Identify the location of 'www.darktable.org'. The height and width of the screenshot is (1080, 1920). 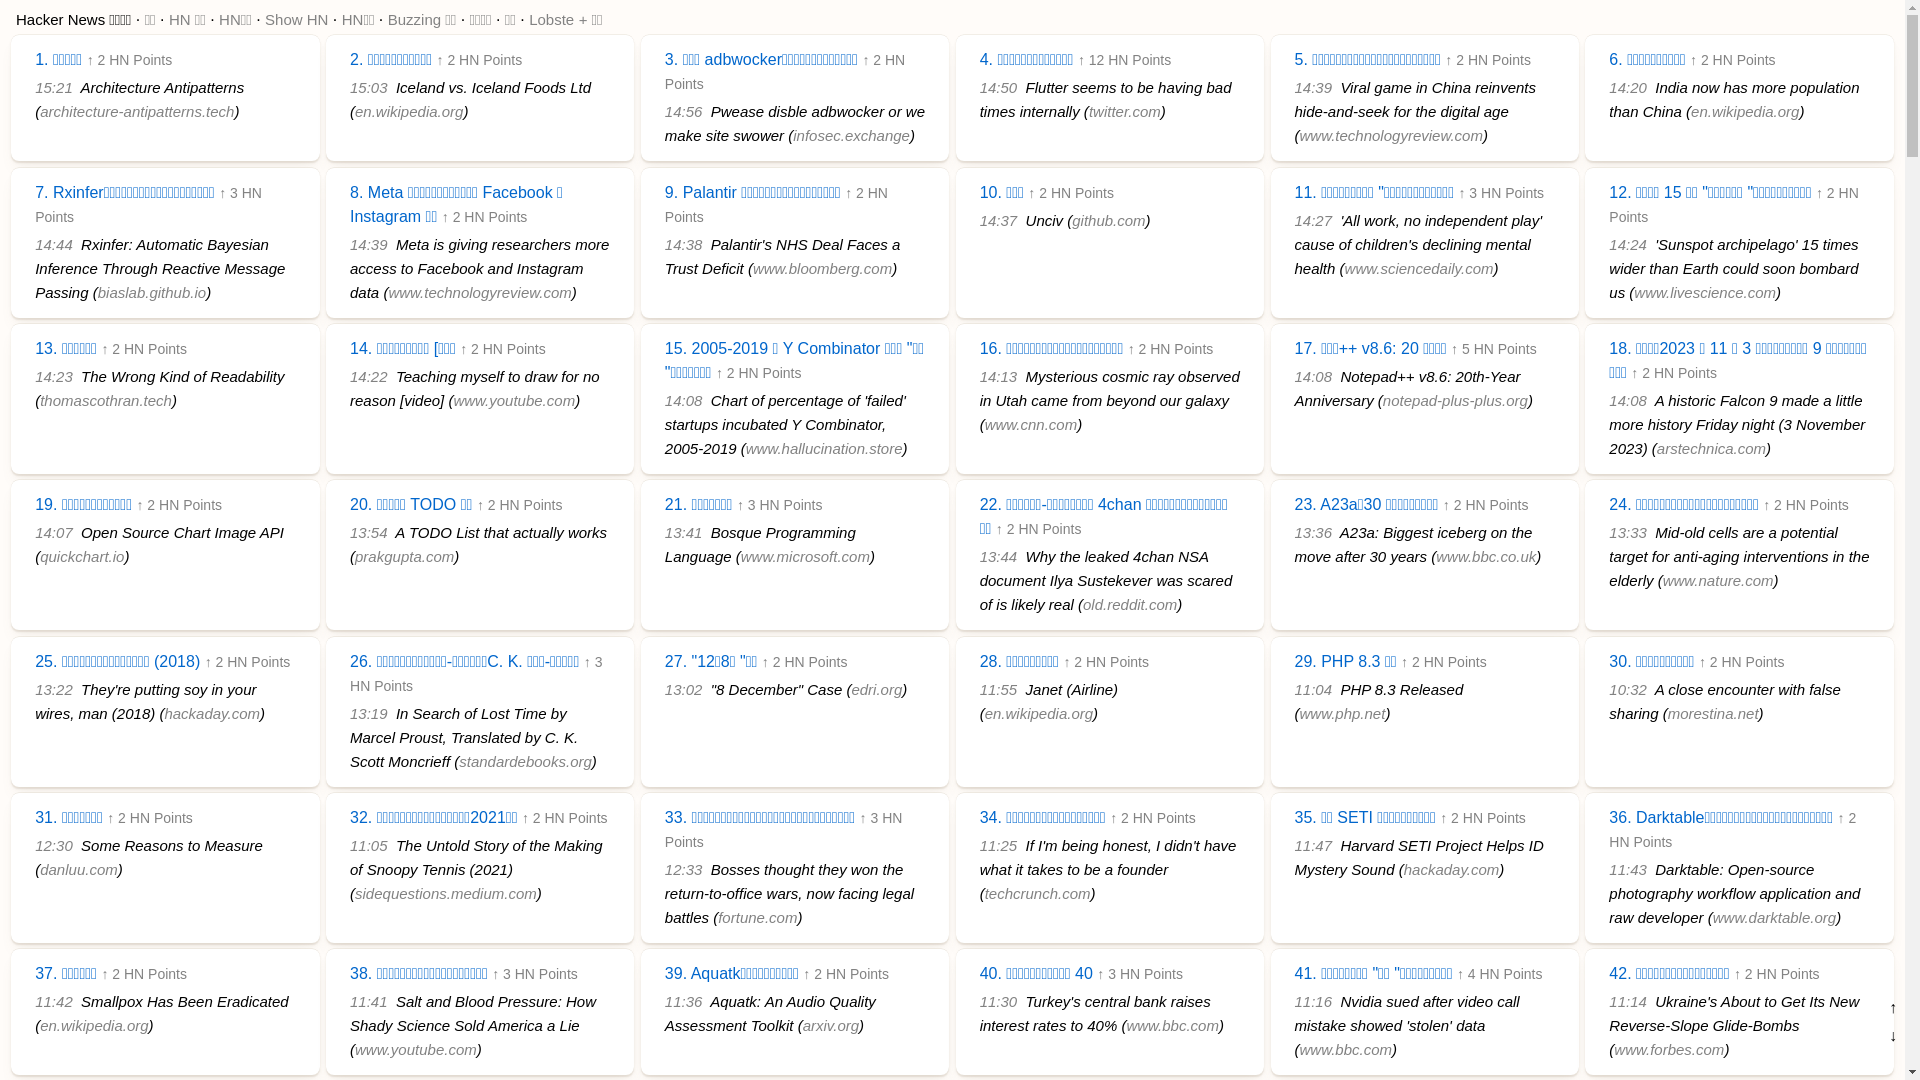
(1712, 917).